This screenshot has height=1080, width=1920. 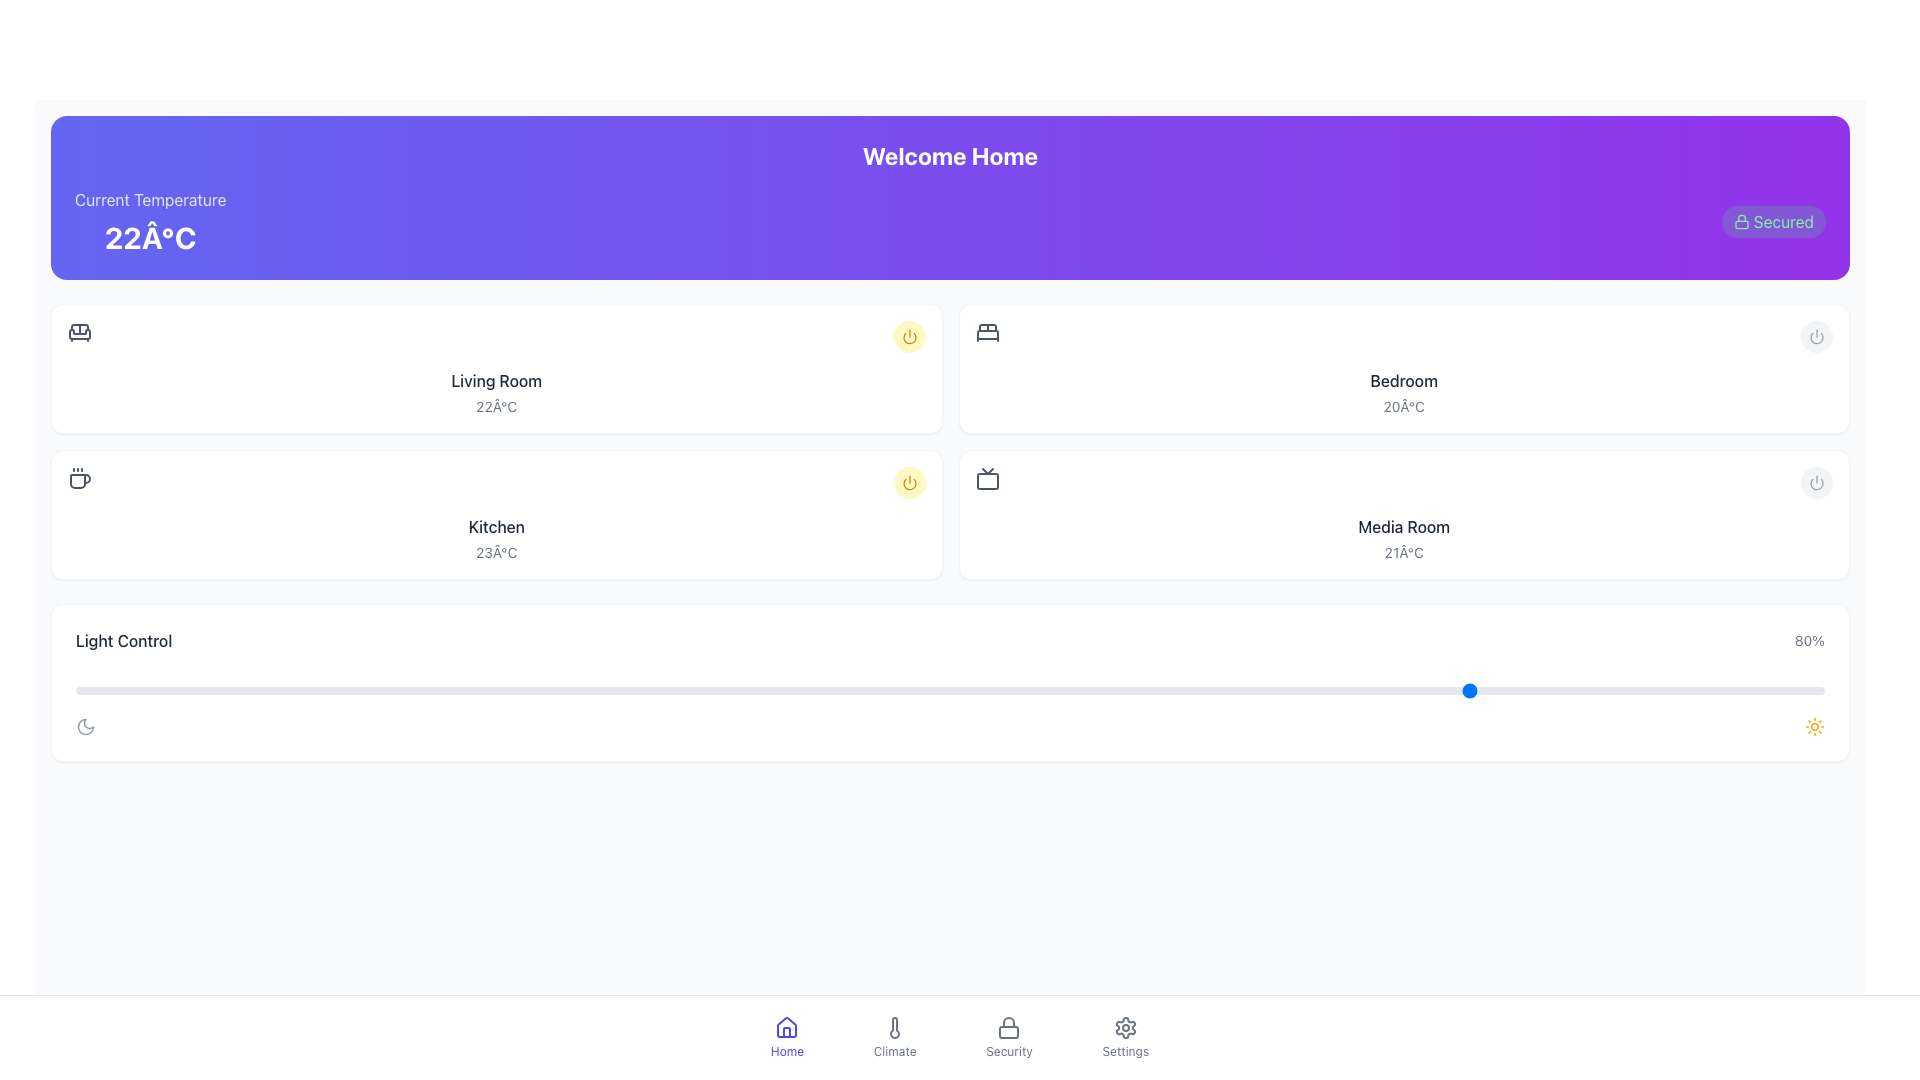 I want to click on the circular power button located at the top right of the 'Media Room' section, so click(x=1817, y=482).